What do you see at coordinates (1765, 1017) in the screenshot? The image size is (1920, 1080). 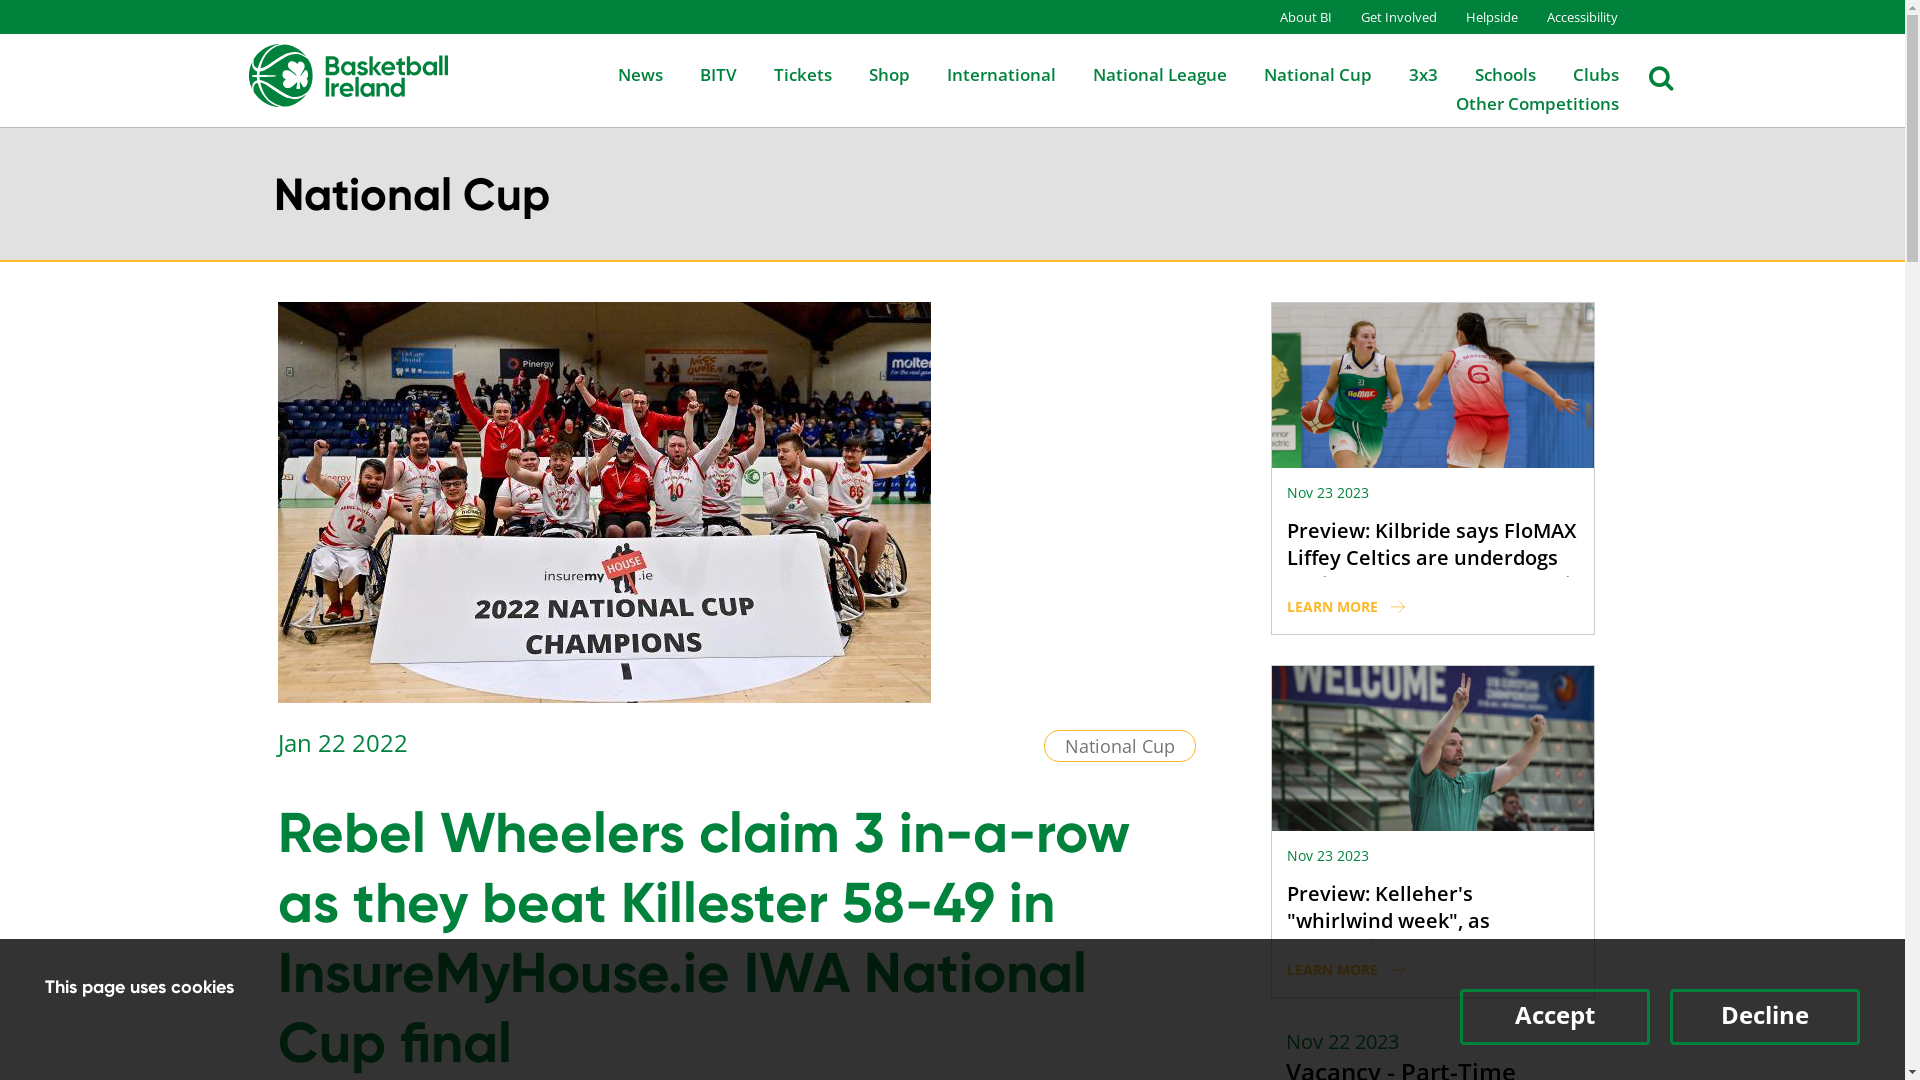 I see `'Decline'` at bounding box center [1765, 1017].